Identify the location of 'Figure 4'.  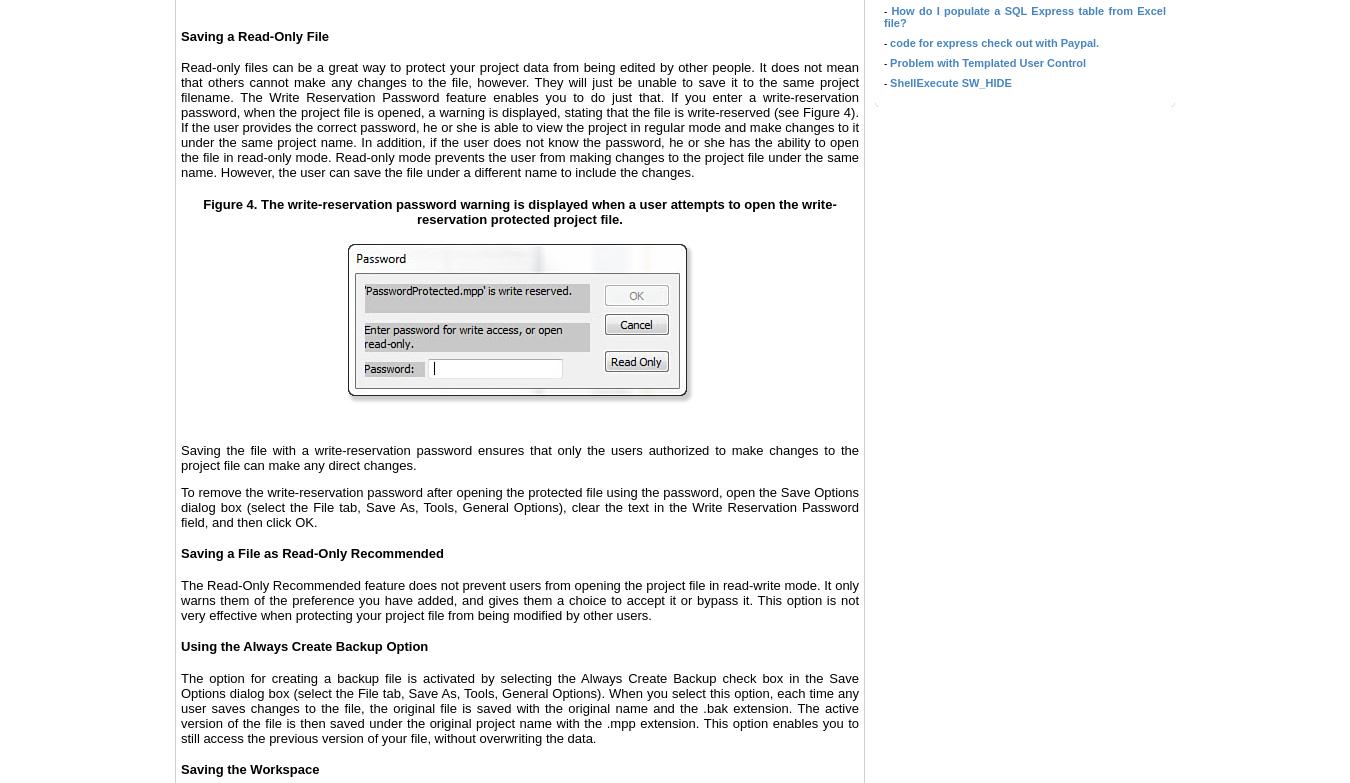
(827, 112).